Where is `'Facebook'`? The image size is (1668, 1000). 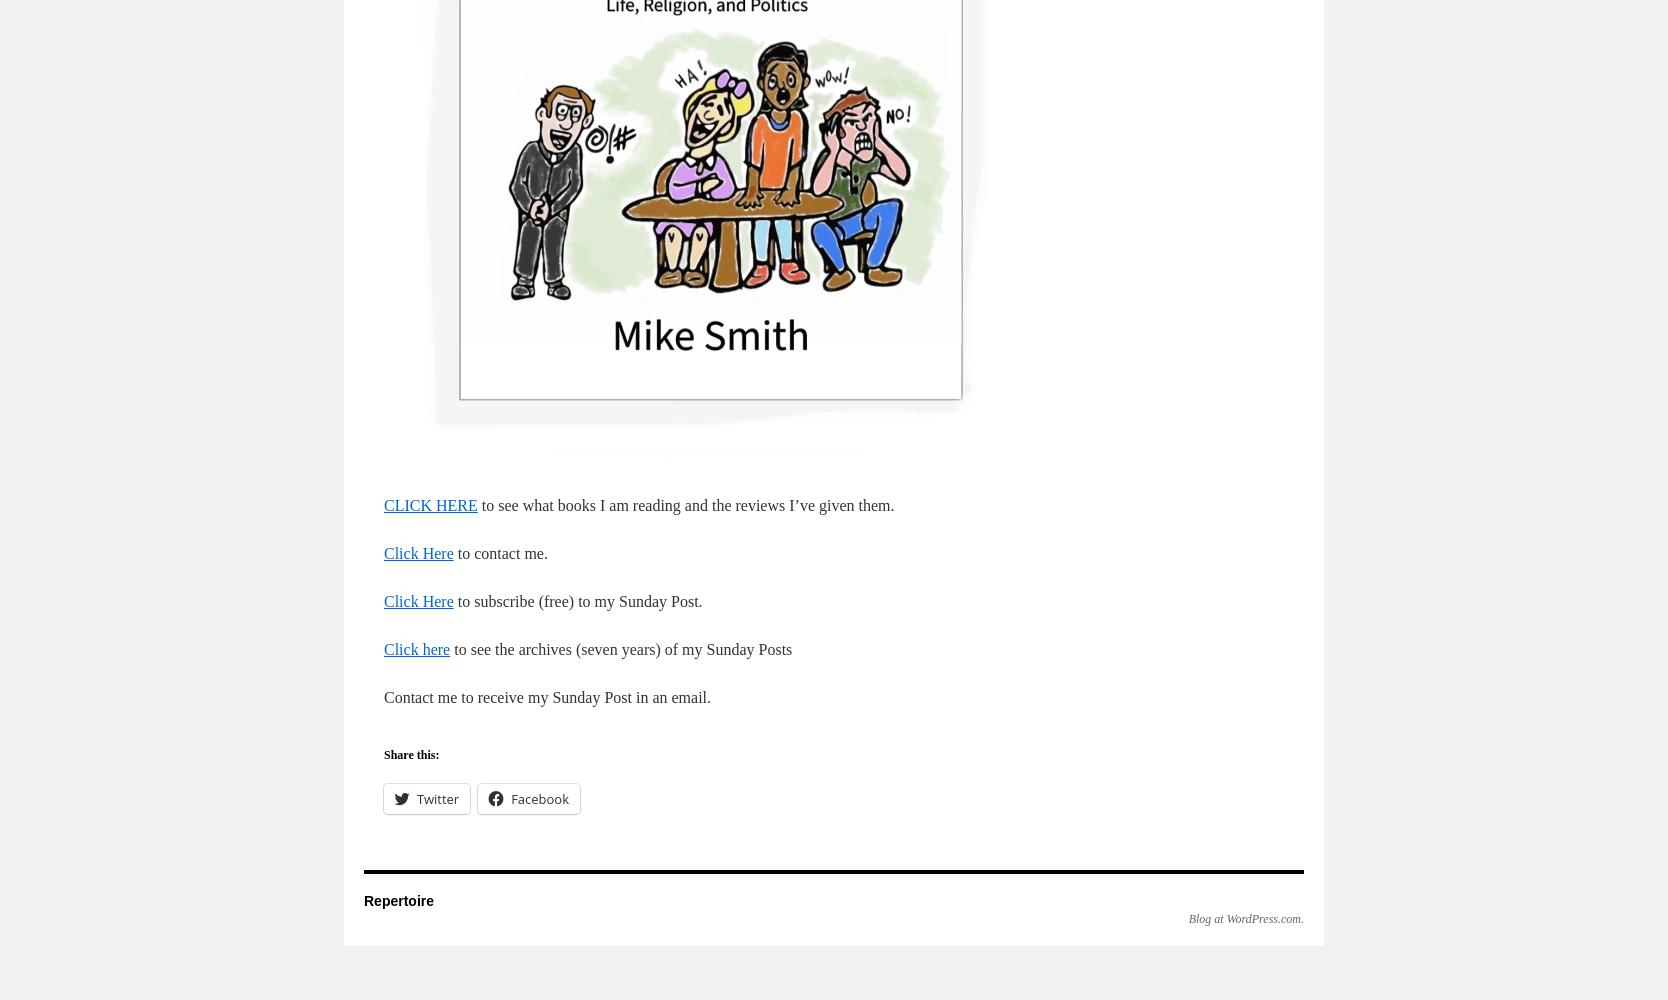
'Facebook' is located at coordinates (538, 799).